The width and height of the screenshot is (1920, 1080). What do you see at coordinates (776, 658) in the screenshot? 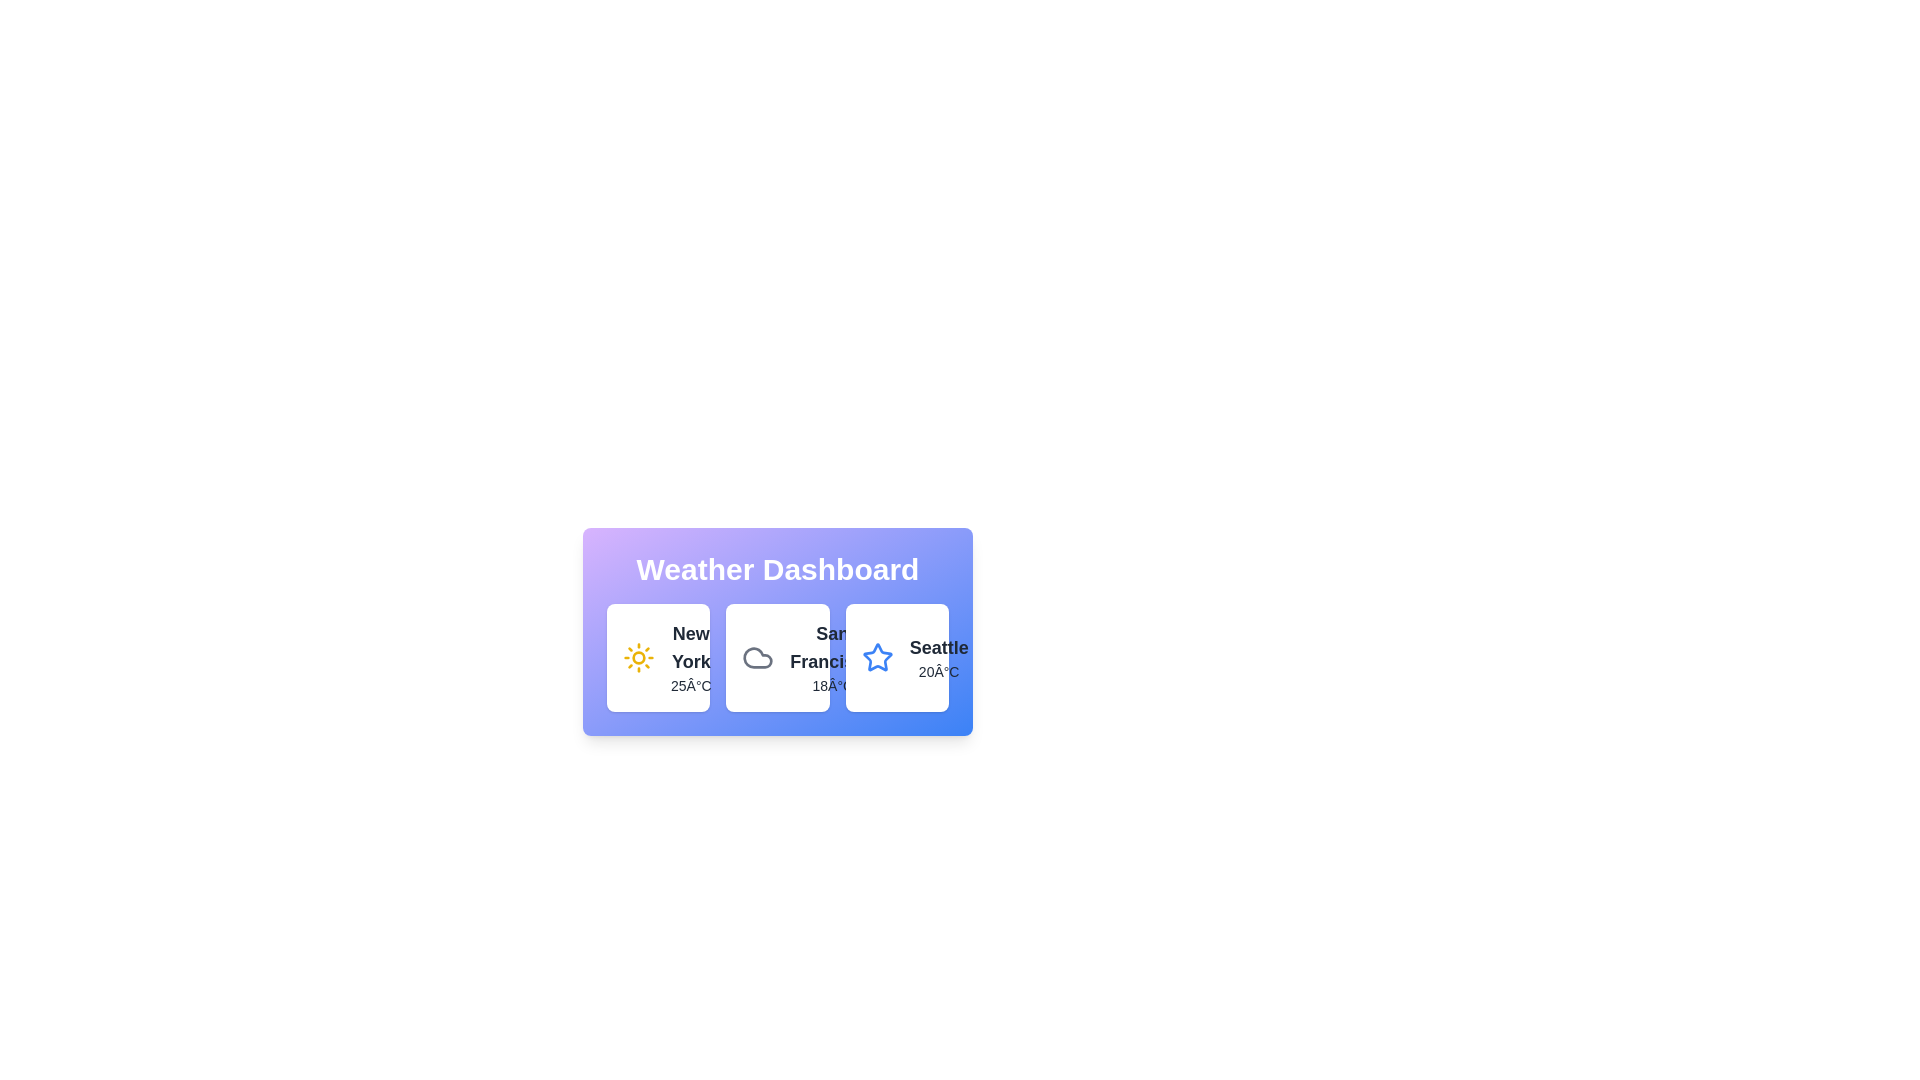
I see `displayed weather information on the Information Card for San Francisco, which is the second card in a row of three located between the cards for New York and Seattle` at bounding box center [776, 658].